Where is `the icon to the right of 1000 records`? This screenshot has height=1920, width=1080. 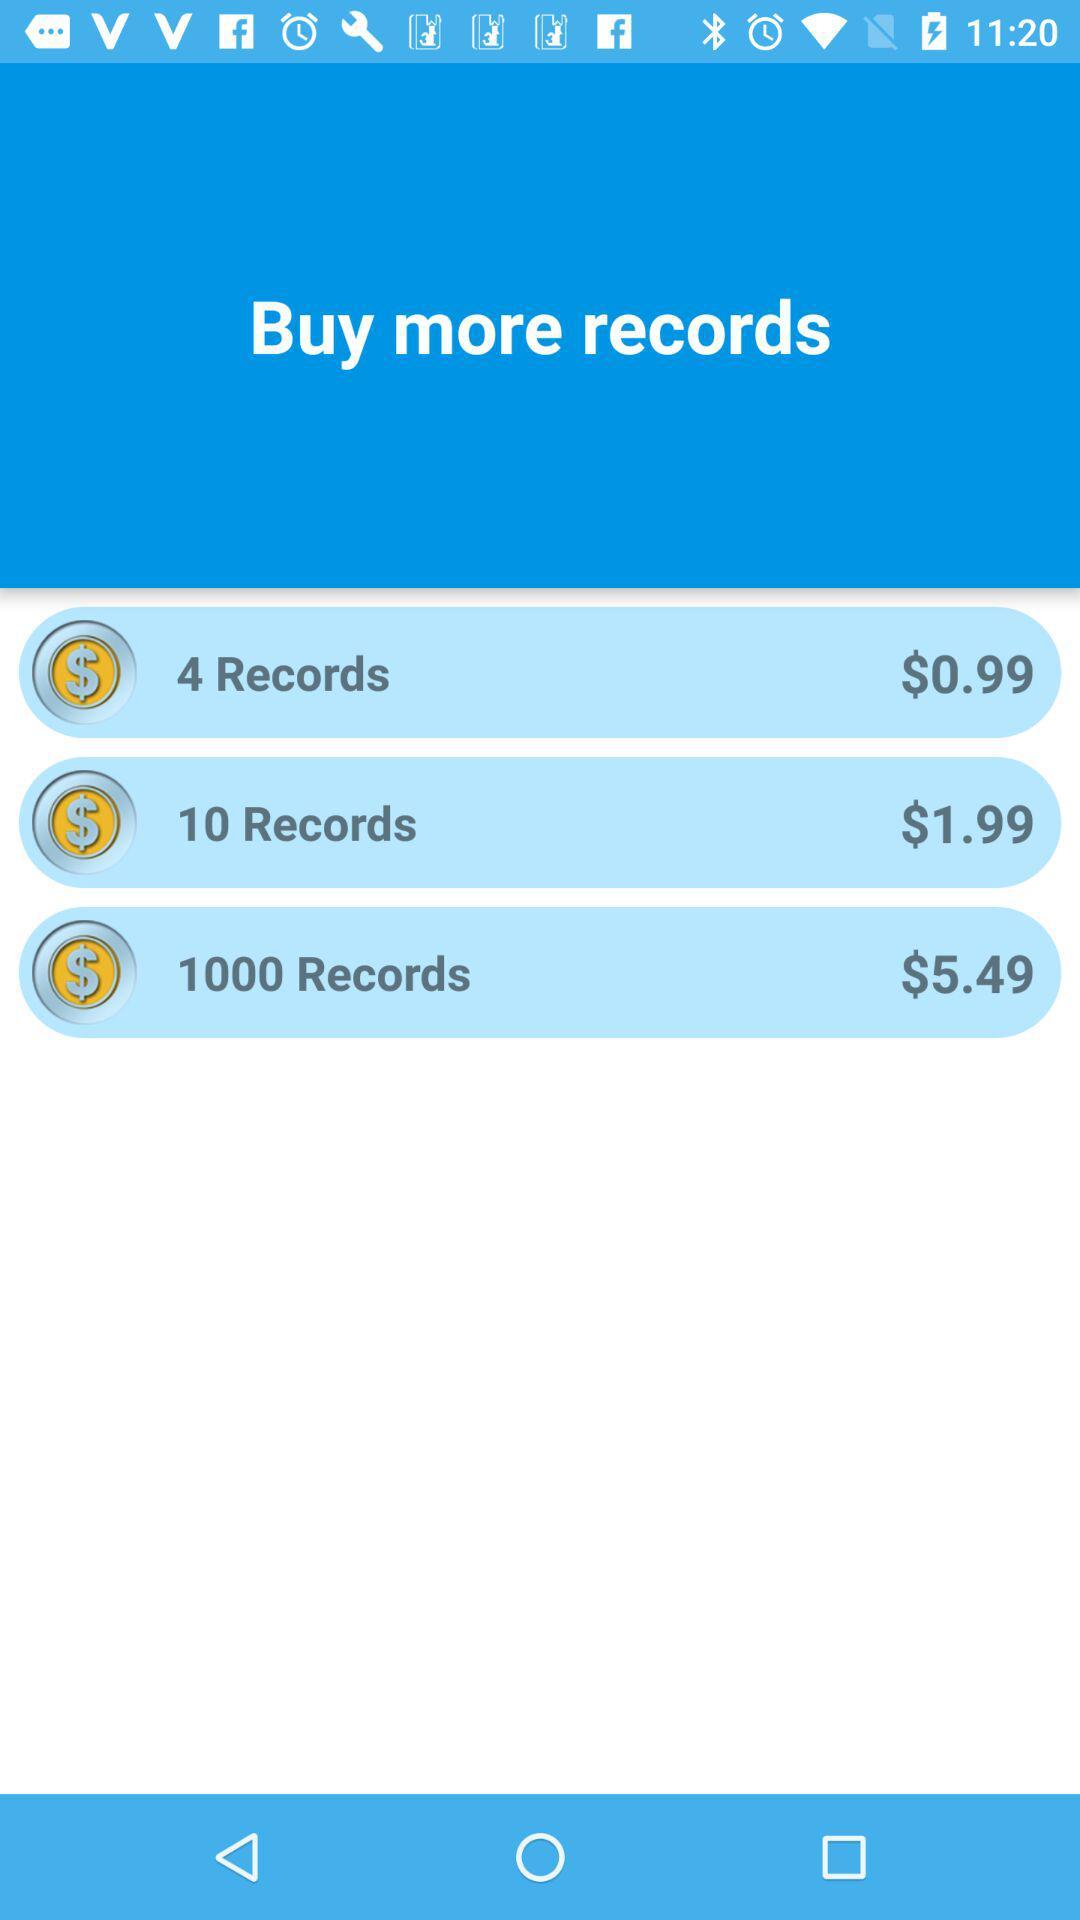
the icon to the right of 1000 records is located at coordinates (966, 972).